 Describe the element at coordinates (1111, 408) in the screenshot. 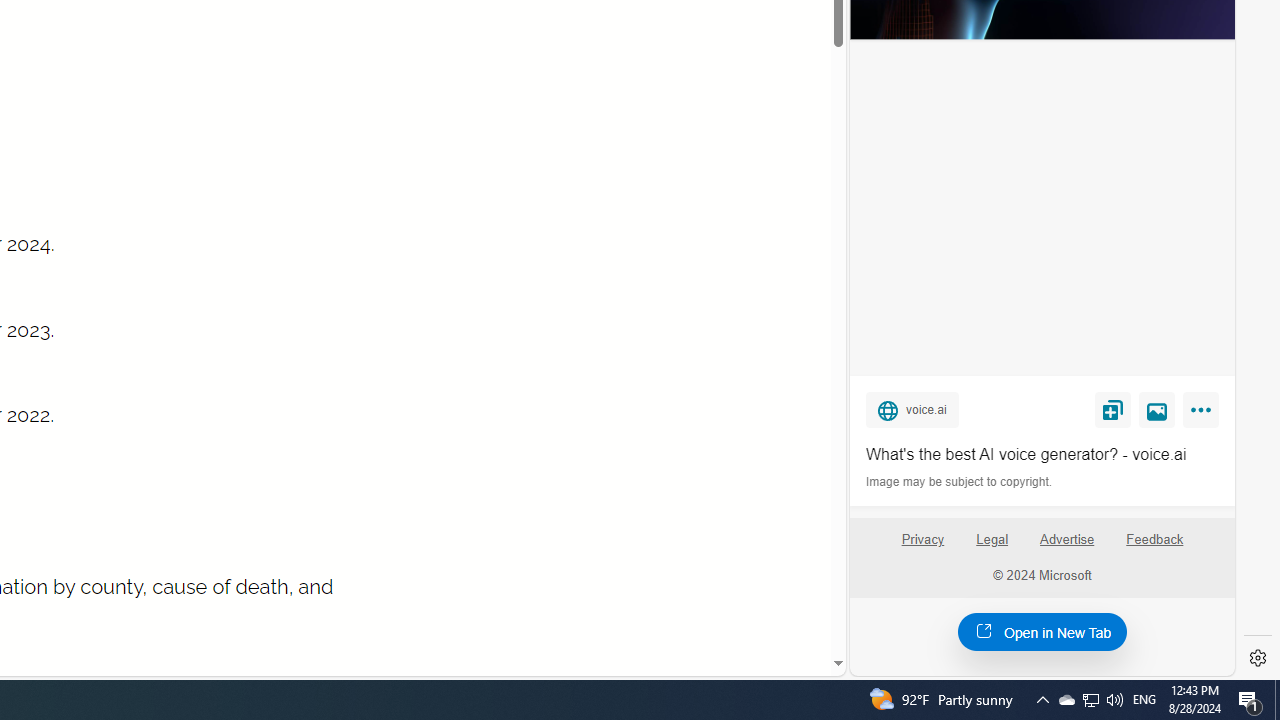

I see `'Save'` at that location.